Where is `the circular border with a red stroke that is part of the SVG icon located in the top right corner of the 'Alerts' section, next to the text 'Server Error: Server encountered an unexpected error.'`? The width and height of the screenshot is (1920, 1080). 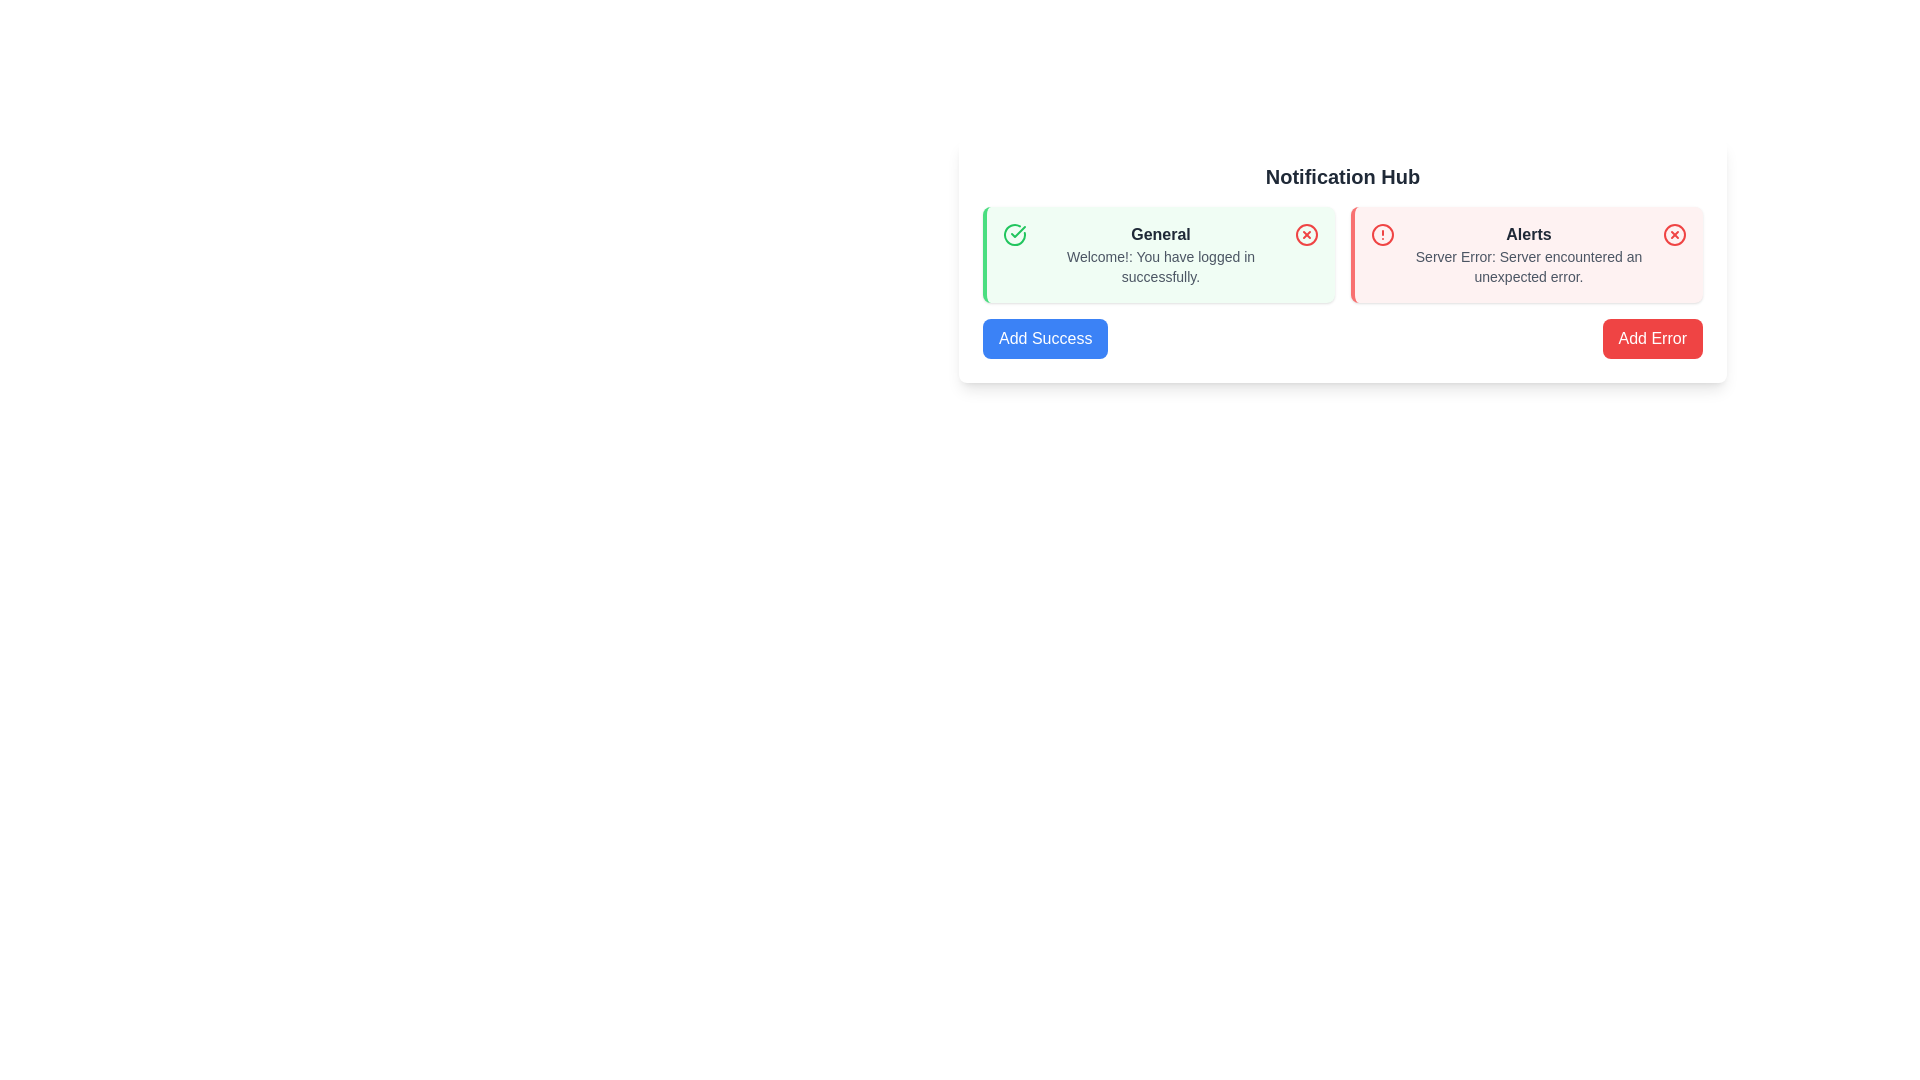 the circular border with a red stroke that is part of the SVG icon located in the top right corner of the 'Alerts' section, next to the text 'Server Error: Server encountered an unexpected error.' is located at coordinates (1675, 234).